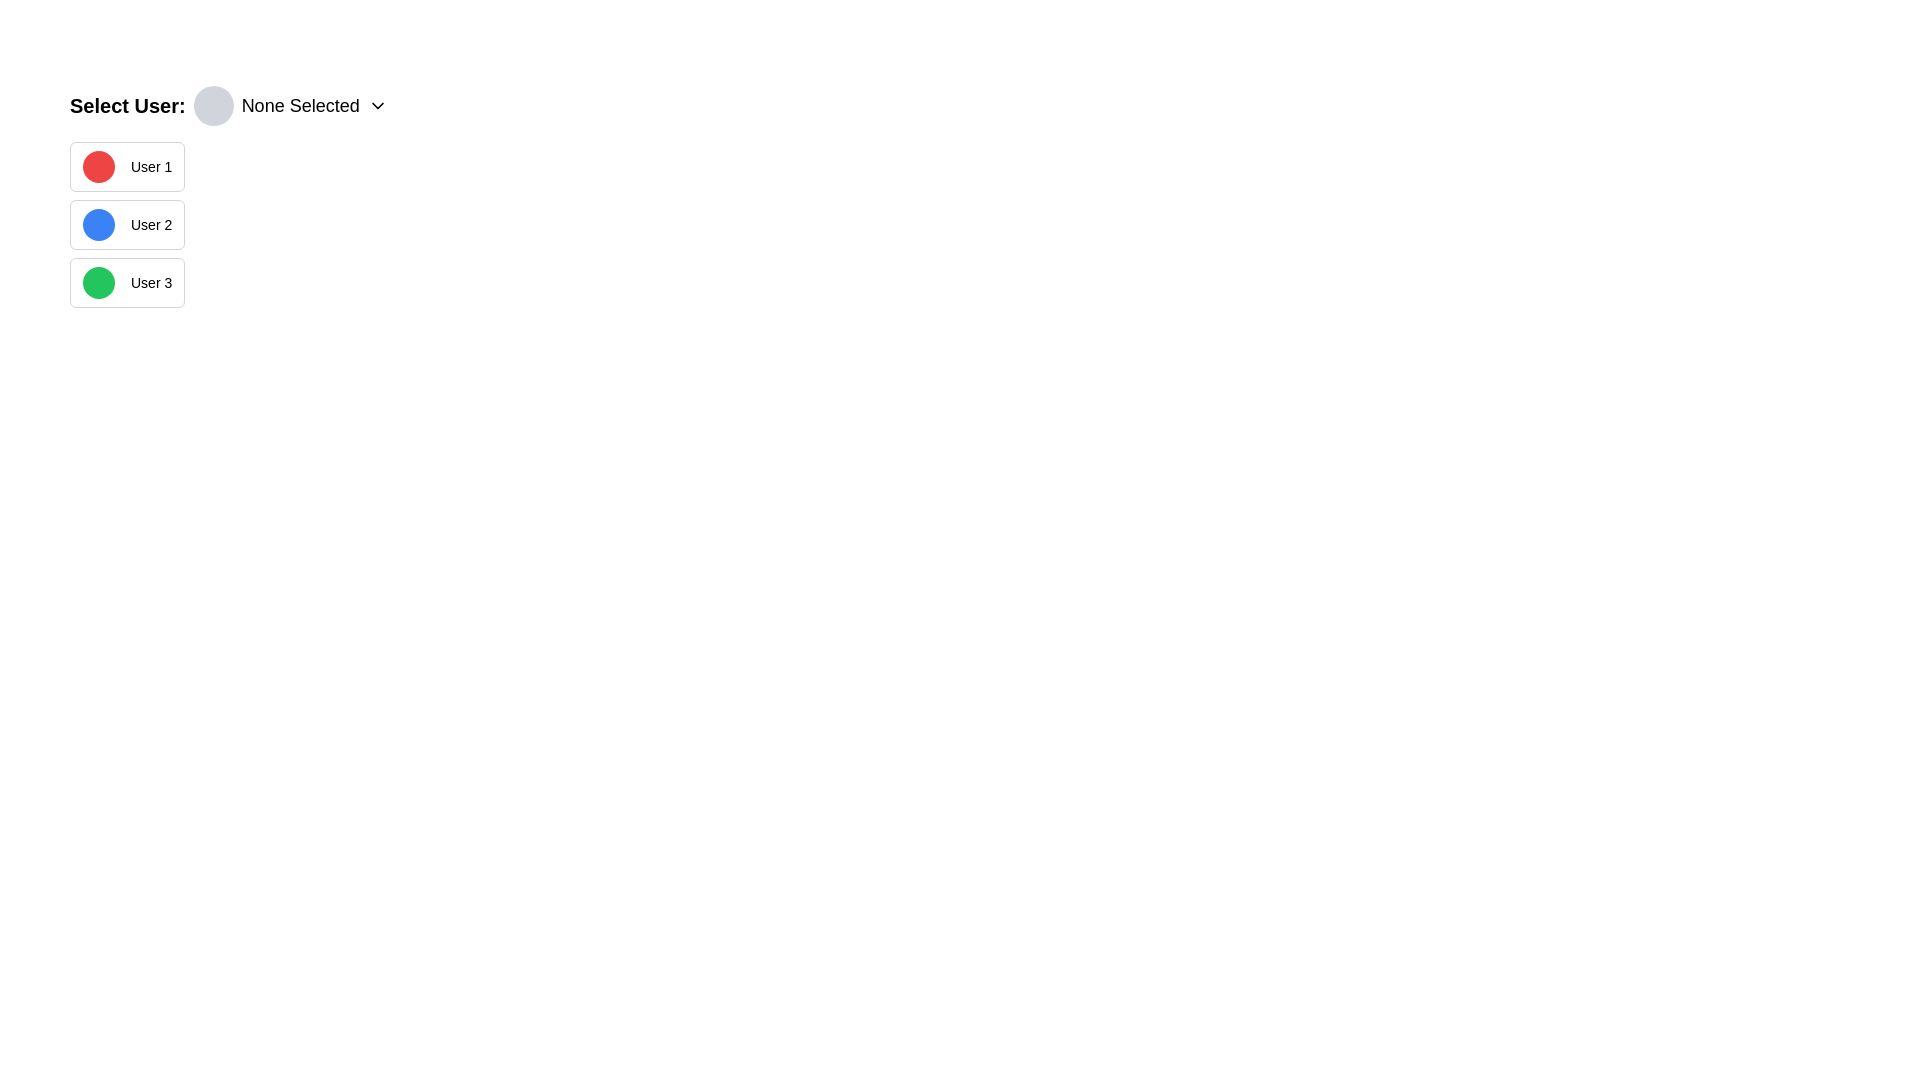  What do you see at coordinates (98, 282) in the screenshot?
I see `the circular green indicator icon located to the left of the text label 'User 3', which is the third element vertically in the list` at bounding box center [98, 282].